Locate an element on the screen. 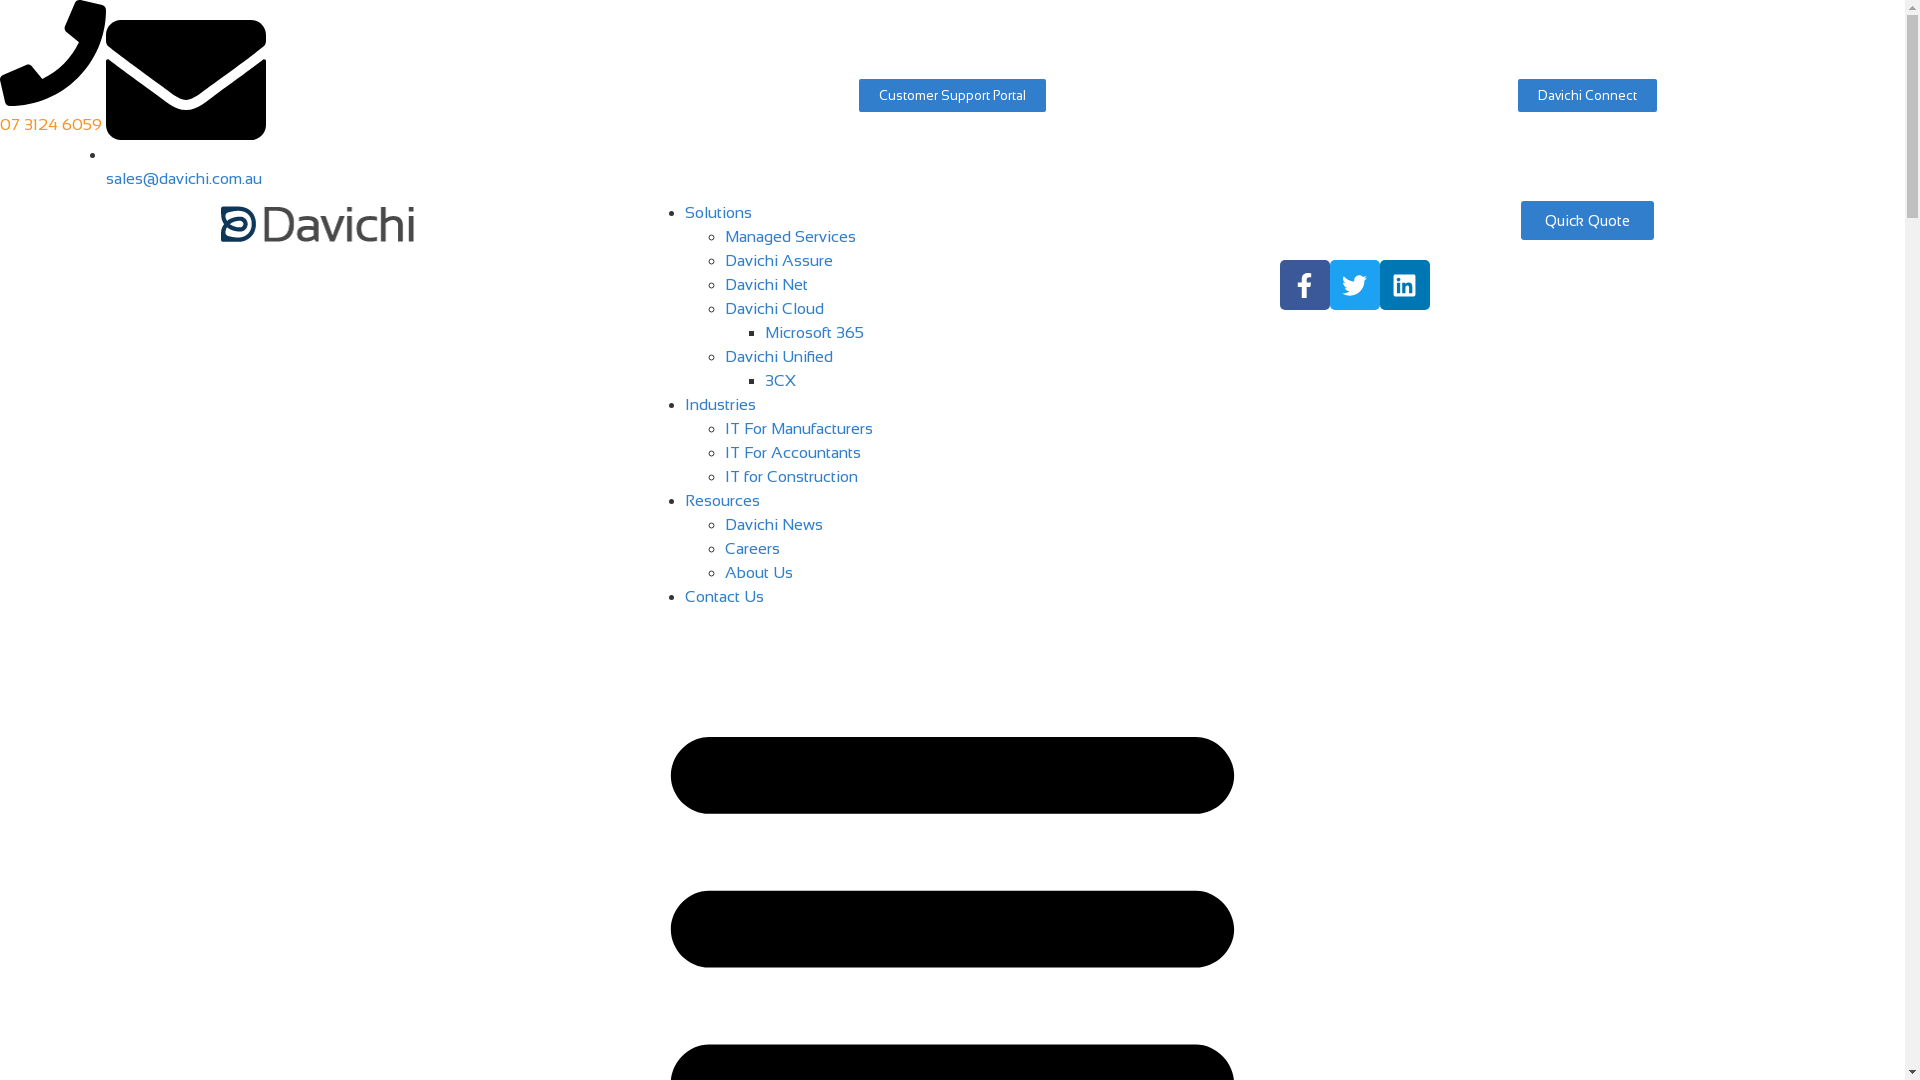 The width and height of the screenshot is (1920, 1080). 'Customer Support Portal' is located at coordinates (951, 95).